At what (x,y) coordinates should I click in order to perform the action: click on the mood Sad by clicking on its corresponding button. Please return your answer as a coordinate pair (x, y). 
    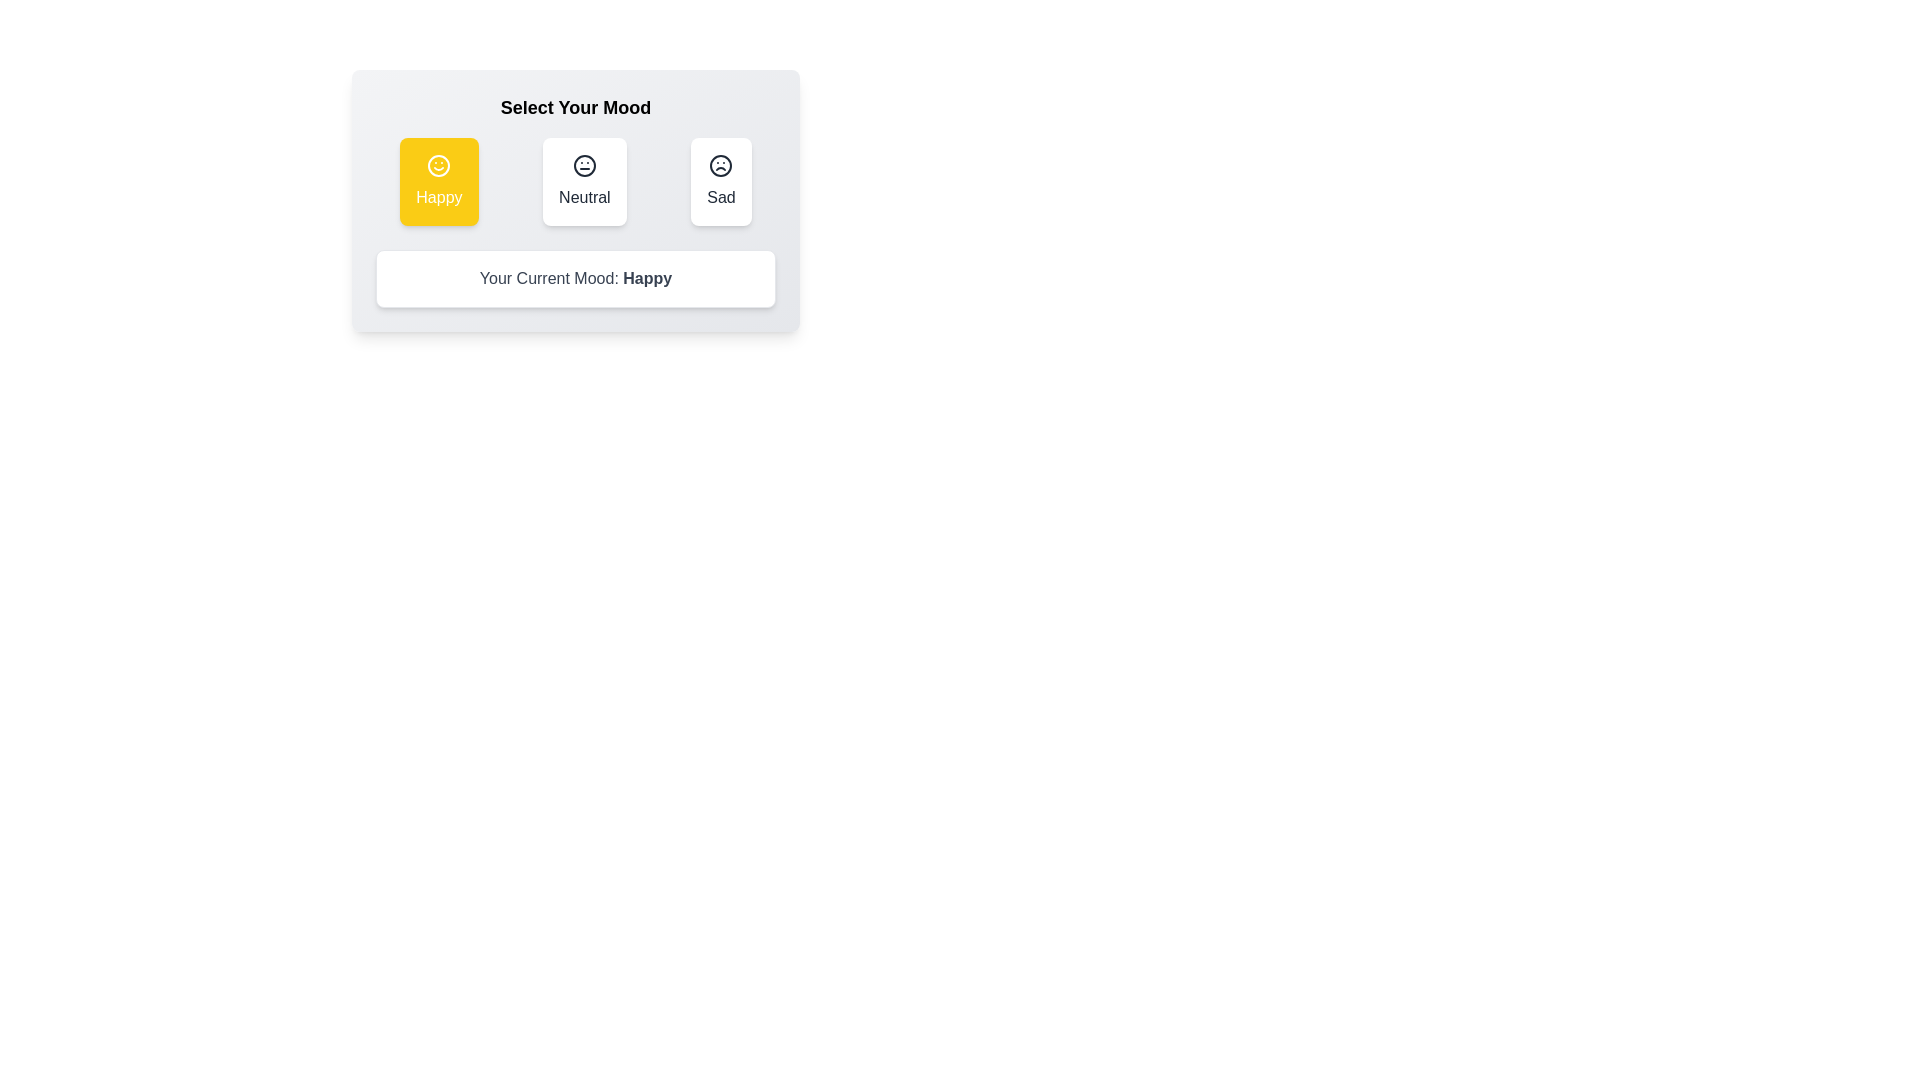
    Looking at the image, I should click on (720, 181).